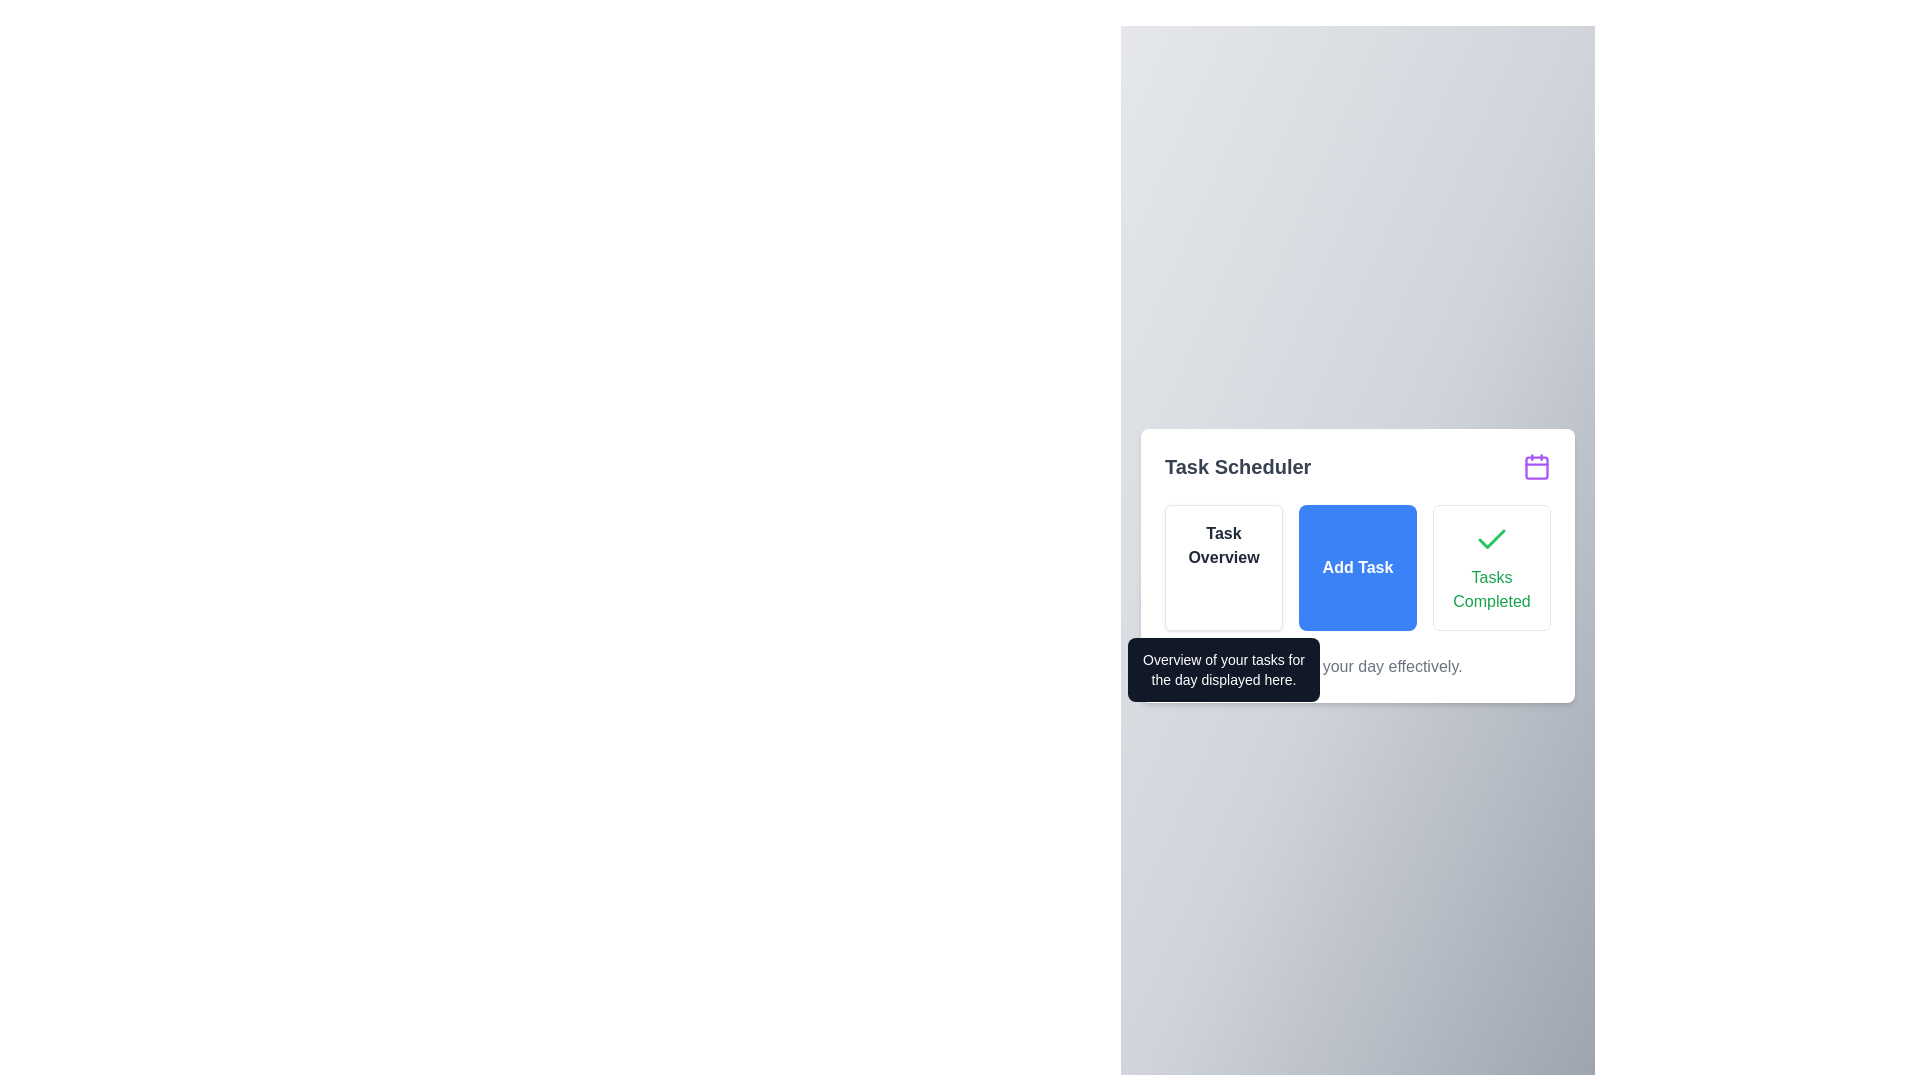 The image size is (1920, 1080). I want to click on the informational message text located at the bottom of the 'Task Scheduler' card, which provides tips for organizing daily tasks, so click(1358, 667).